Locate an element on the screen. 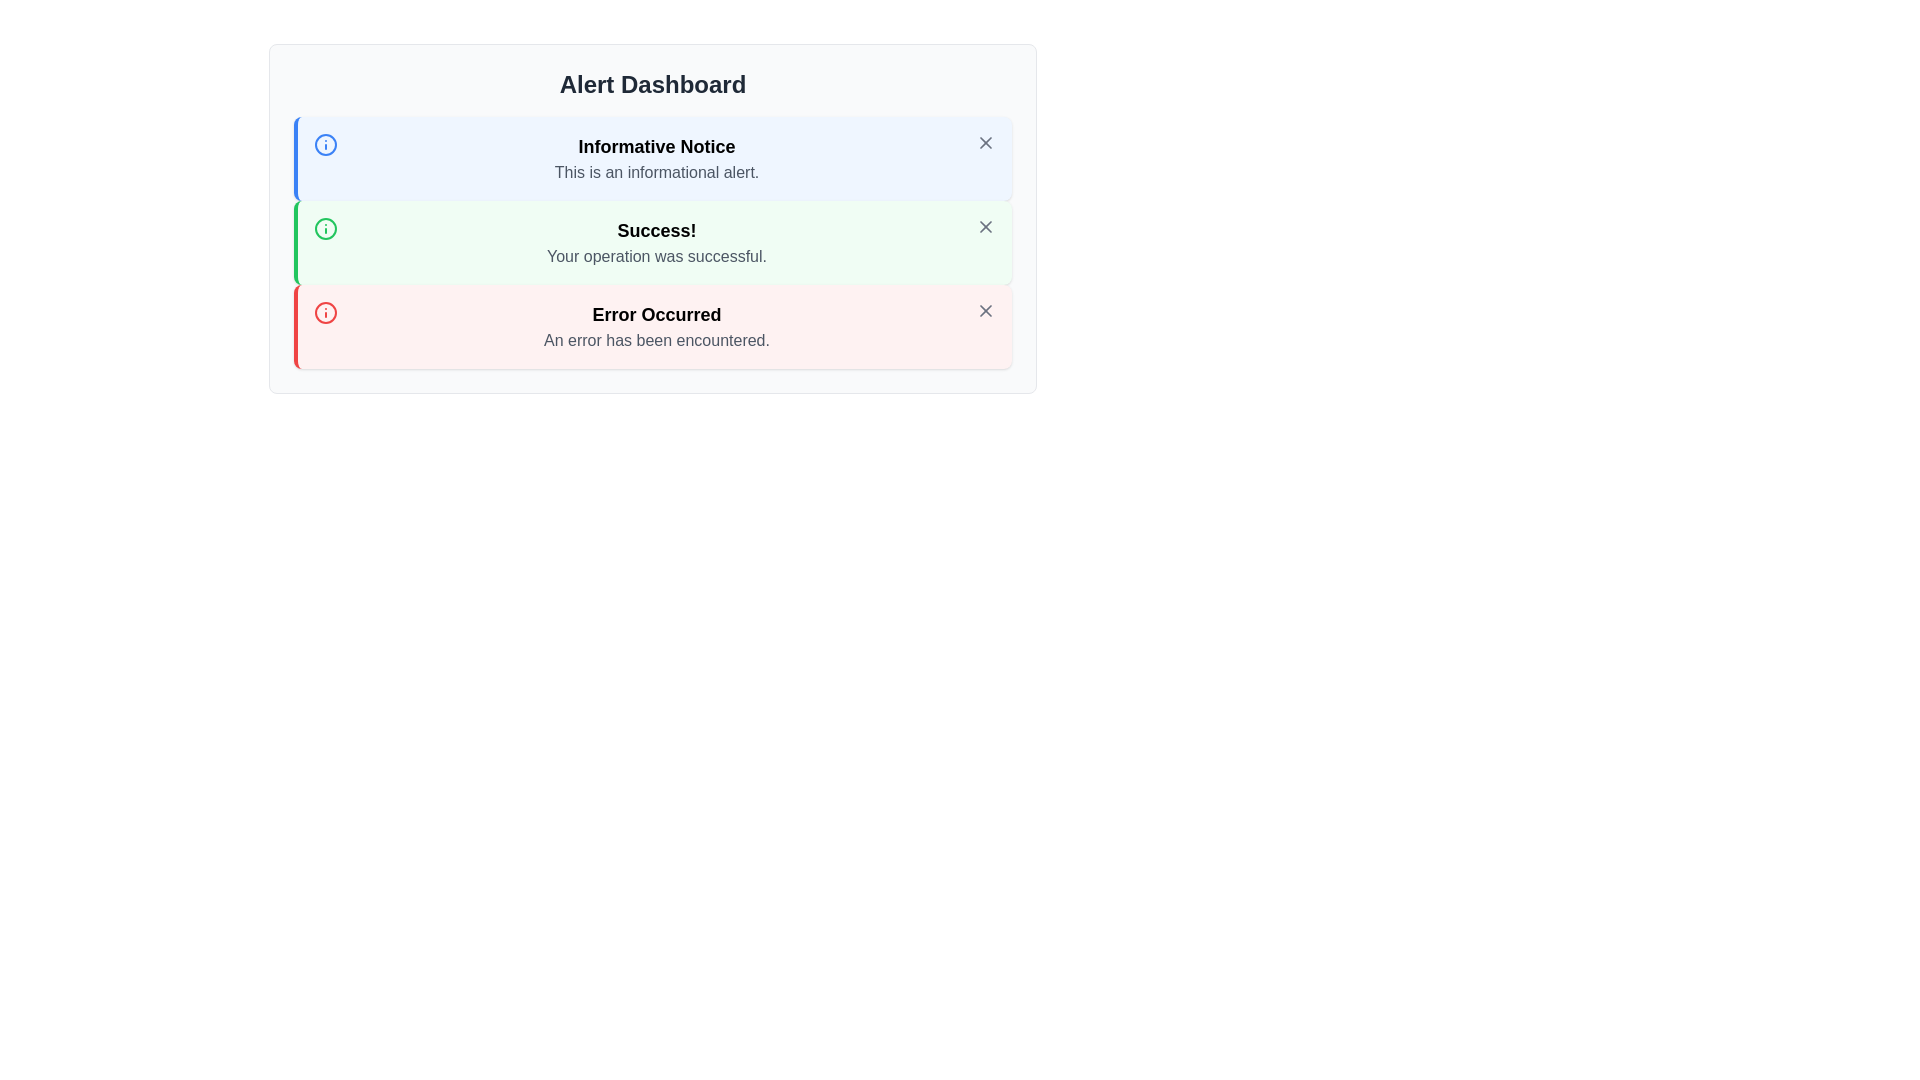 This screenshot has height=1080, width=1920. success message from the text block that displays 'Success!' and 'Your operation was successful.' in a green-themed notification component is located at coordinates (657, 242).